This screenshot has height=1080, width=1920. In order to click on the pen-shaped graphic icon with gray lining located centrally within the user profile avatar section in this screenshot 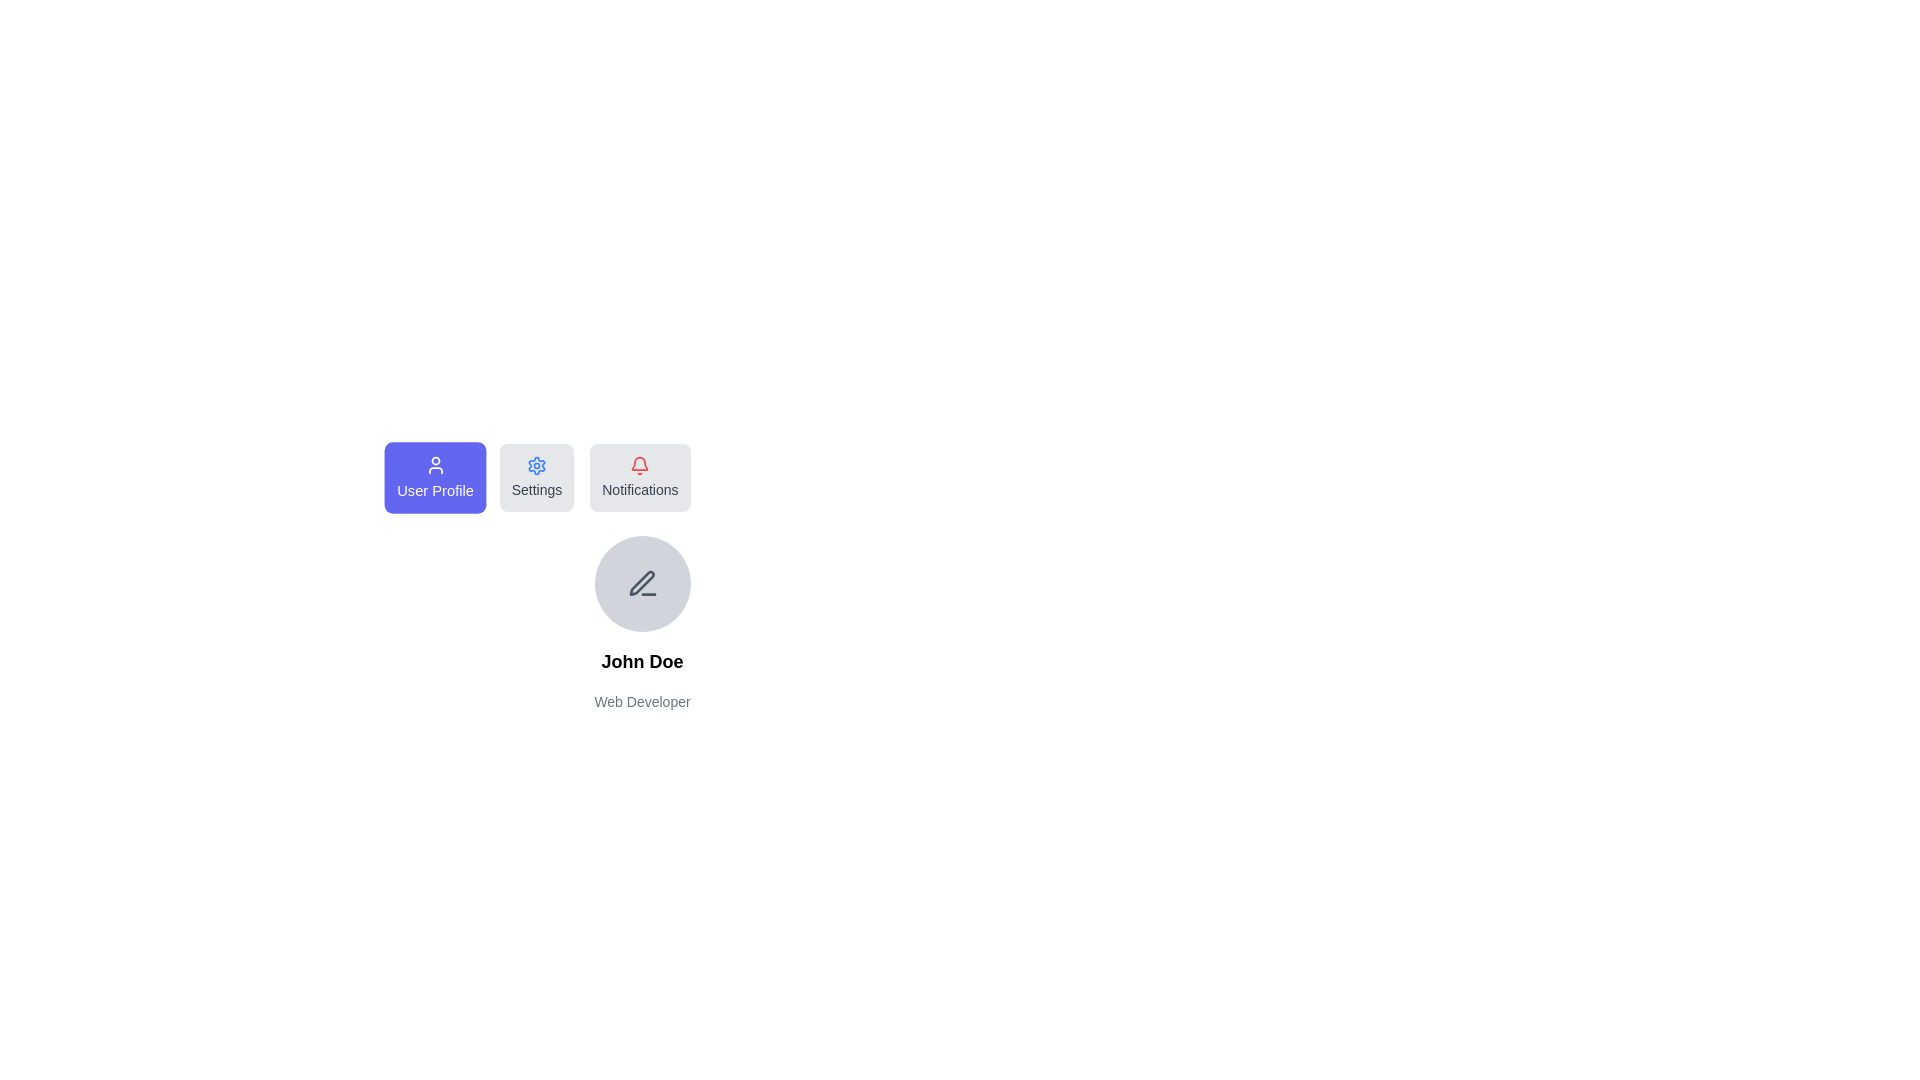, I will do `click(641, 583)`.